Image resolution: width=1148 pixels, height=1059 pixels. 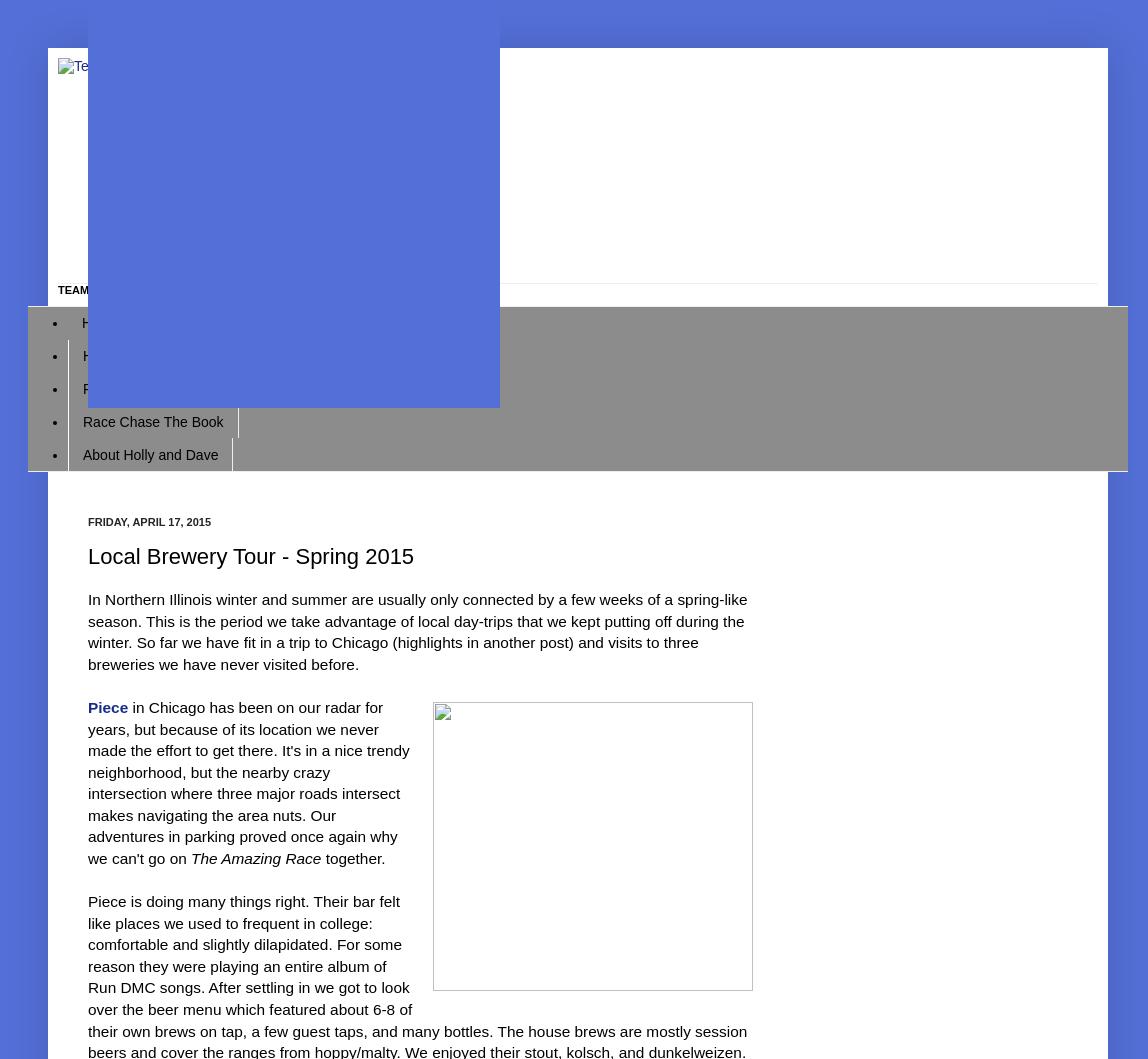 I want to click on 'Friday, April 17, 2015', so click(x=88, y=521).